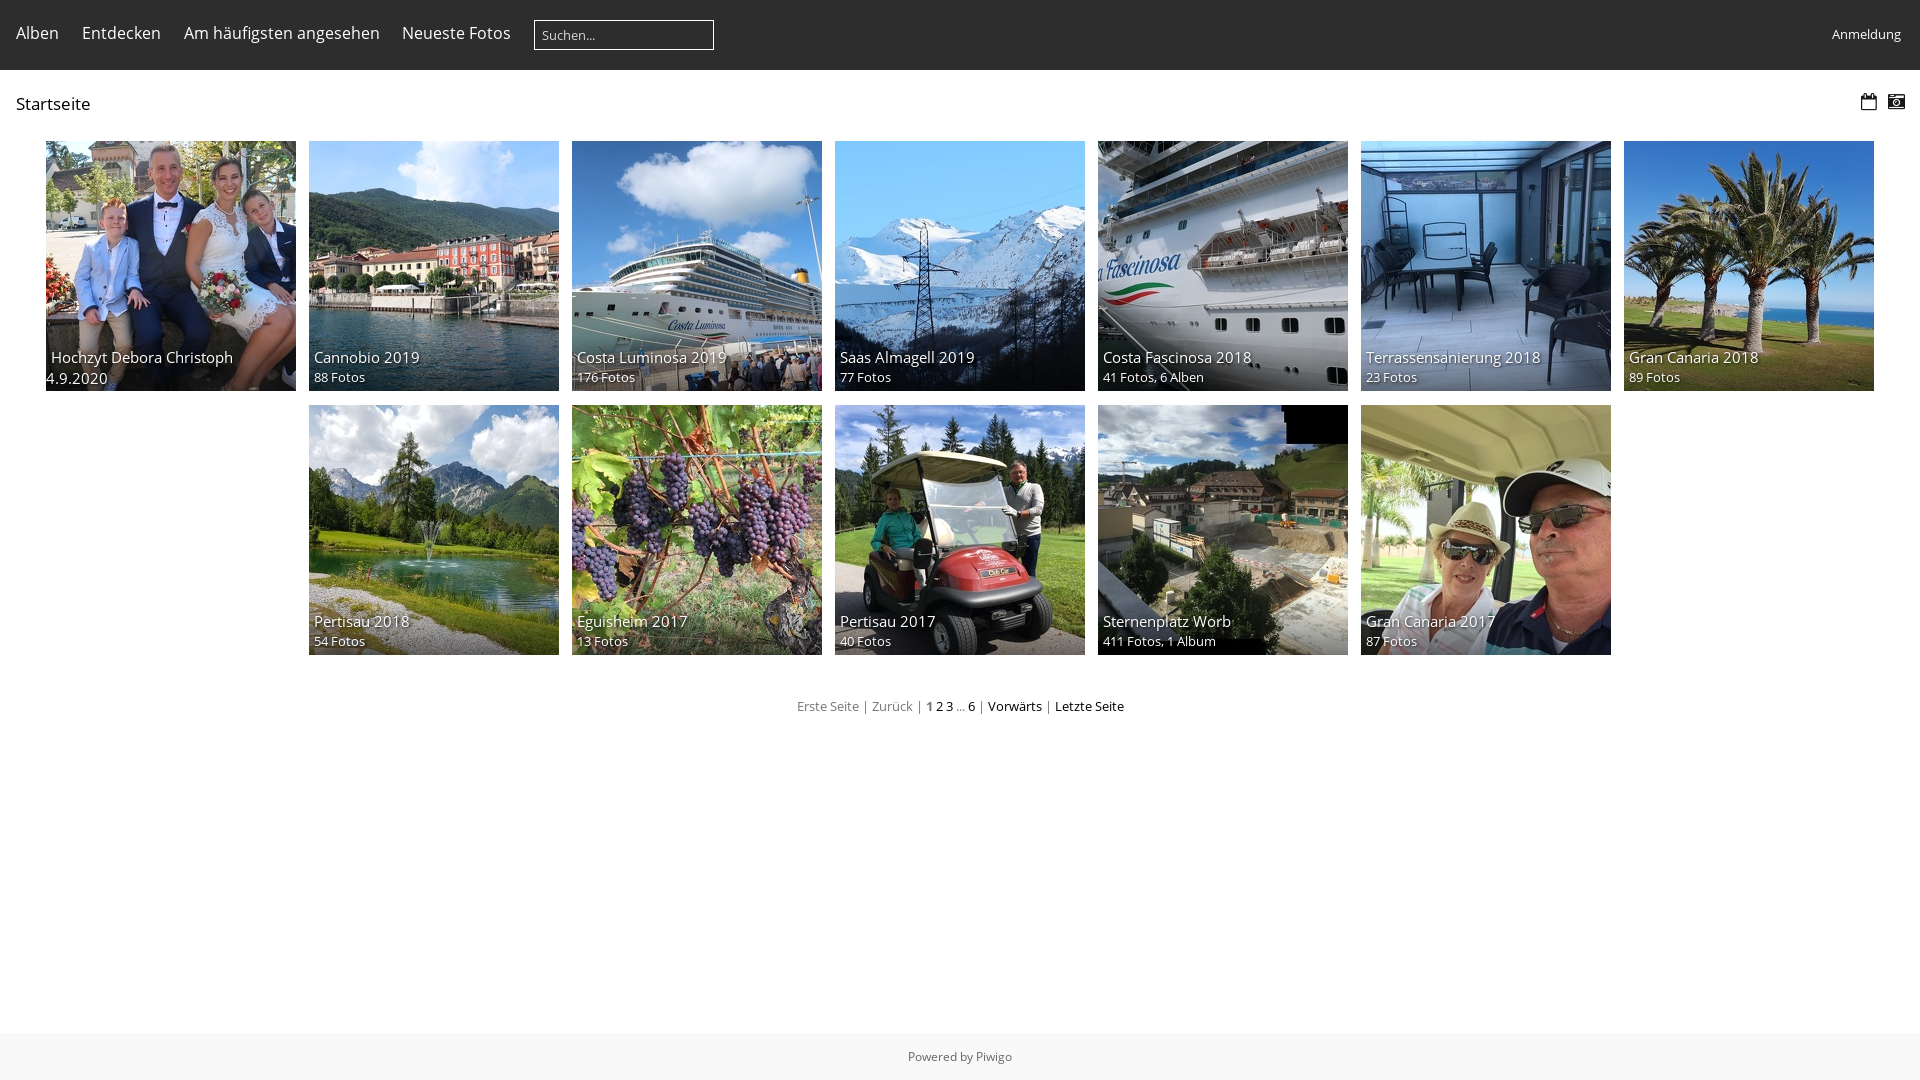 This screenshot has width=1920, height=1080. What do you see at coordinates (432, 265) in the screenshot?
I see `'Cannobio 2019` at bounding box center [432, 265].